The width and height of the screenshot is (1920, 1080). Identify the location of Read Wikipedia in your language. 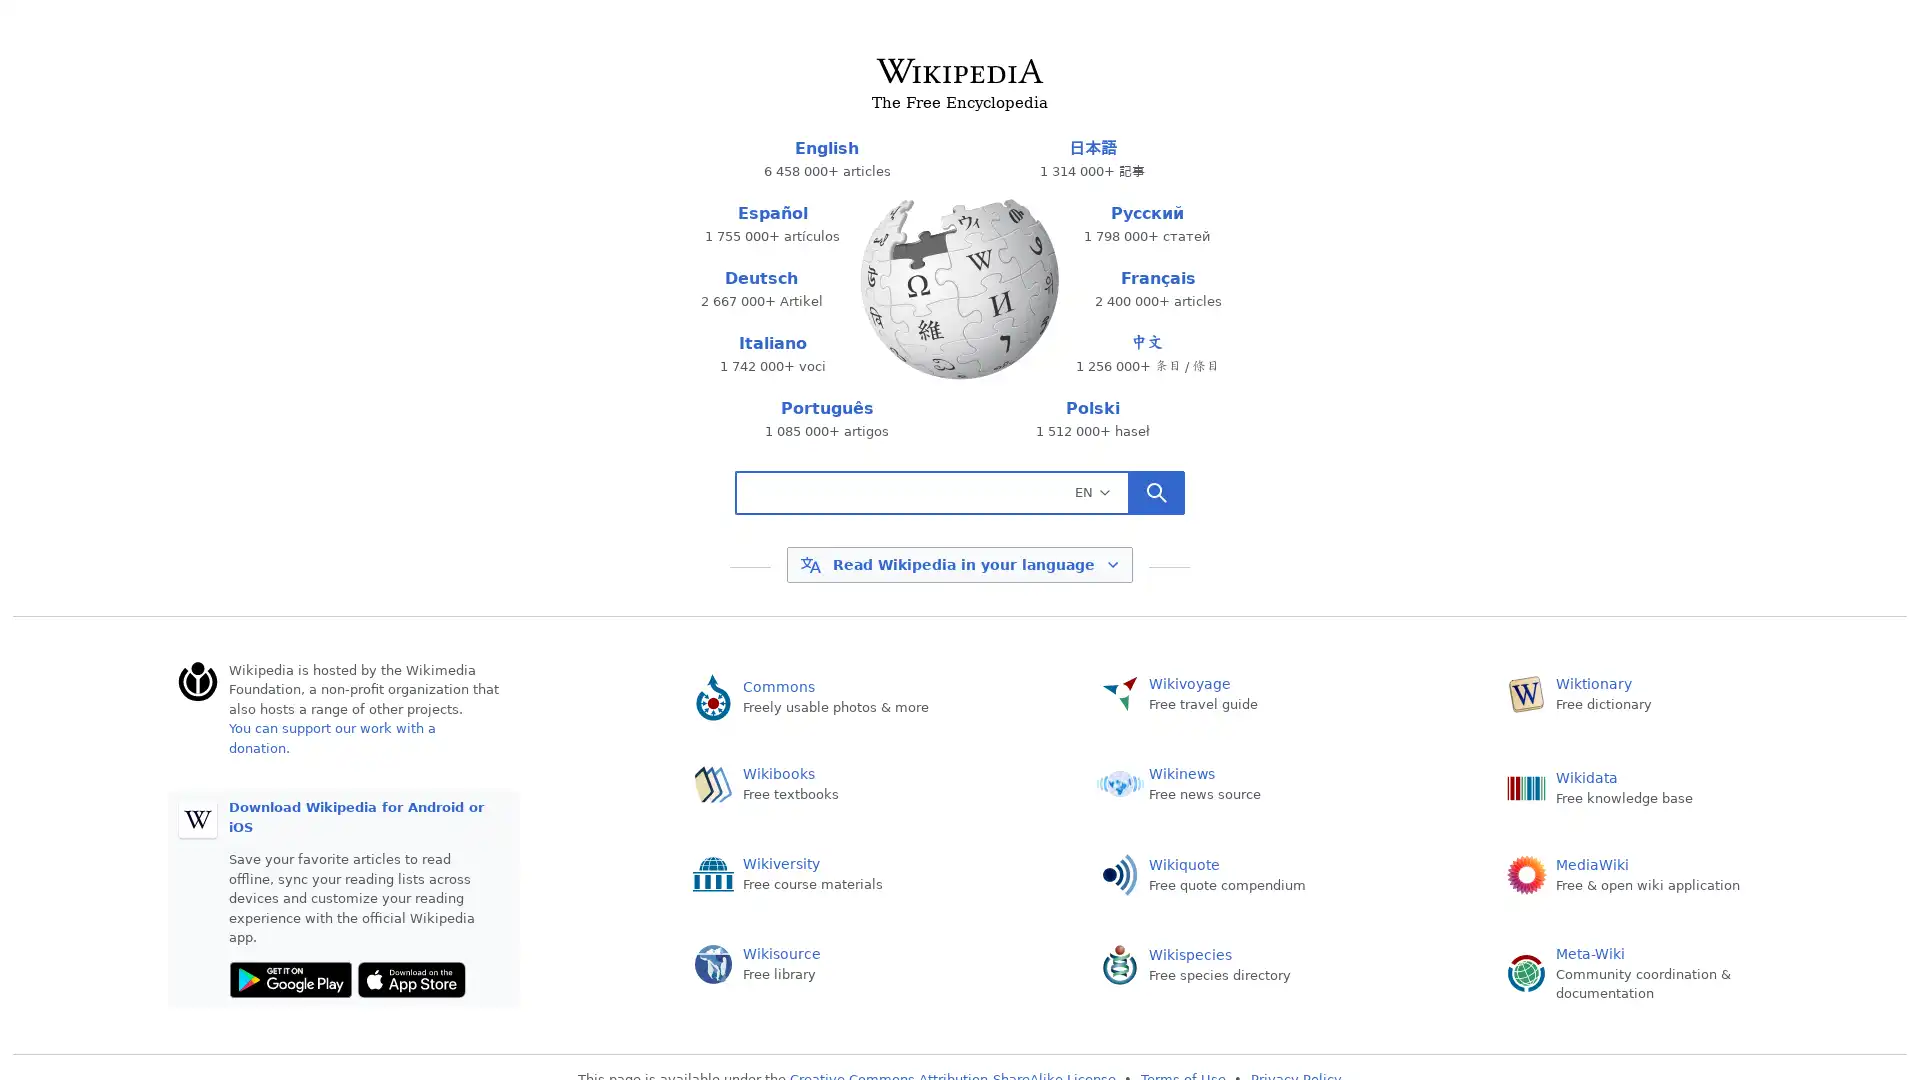
(958, 563).